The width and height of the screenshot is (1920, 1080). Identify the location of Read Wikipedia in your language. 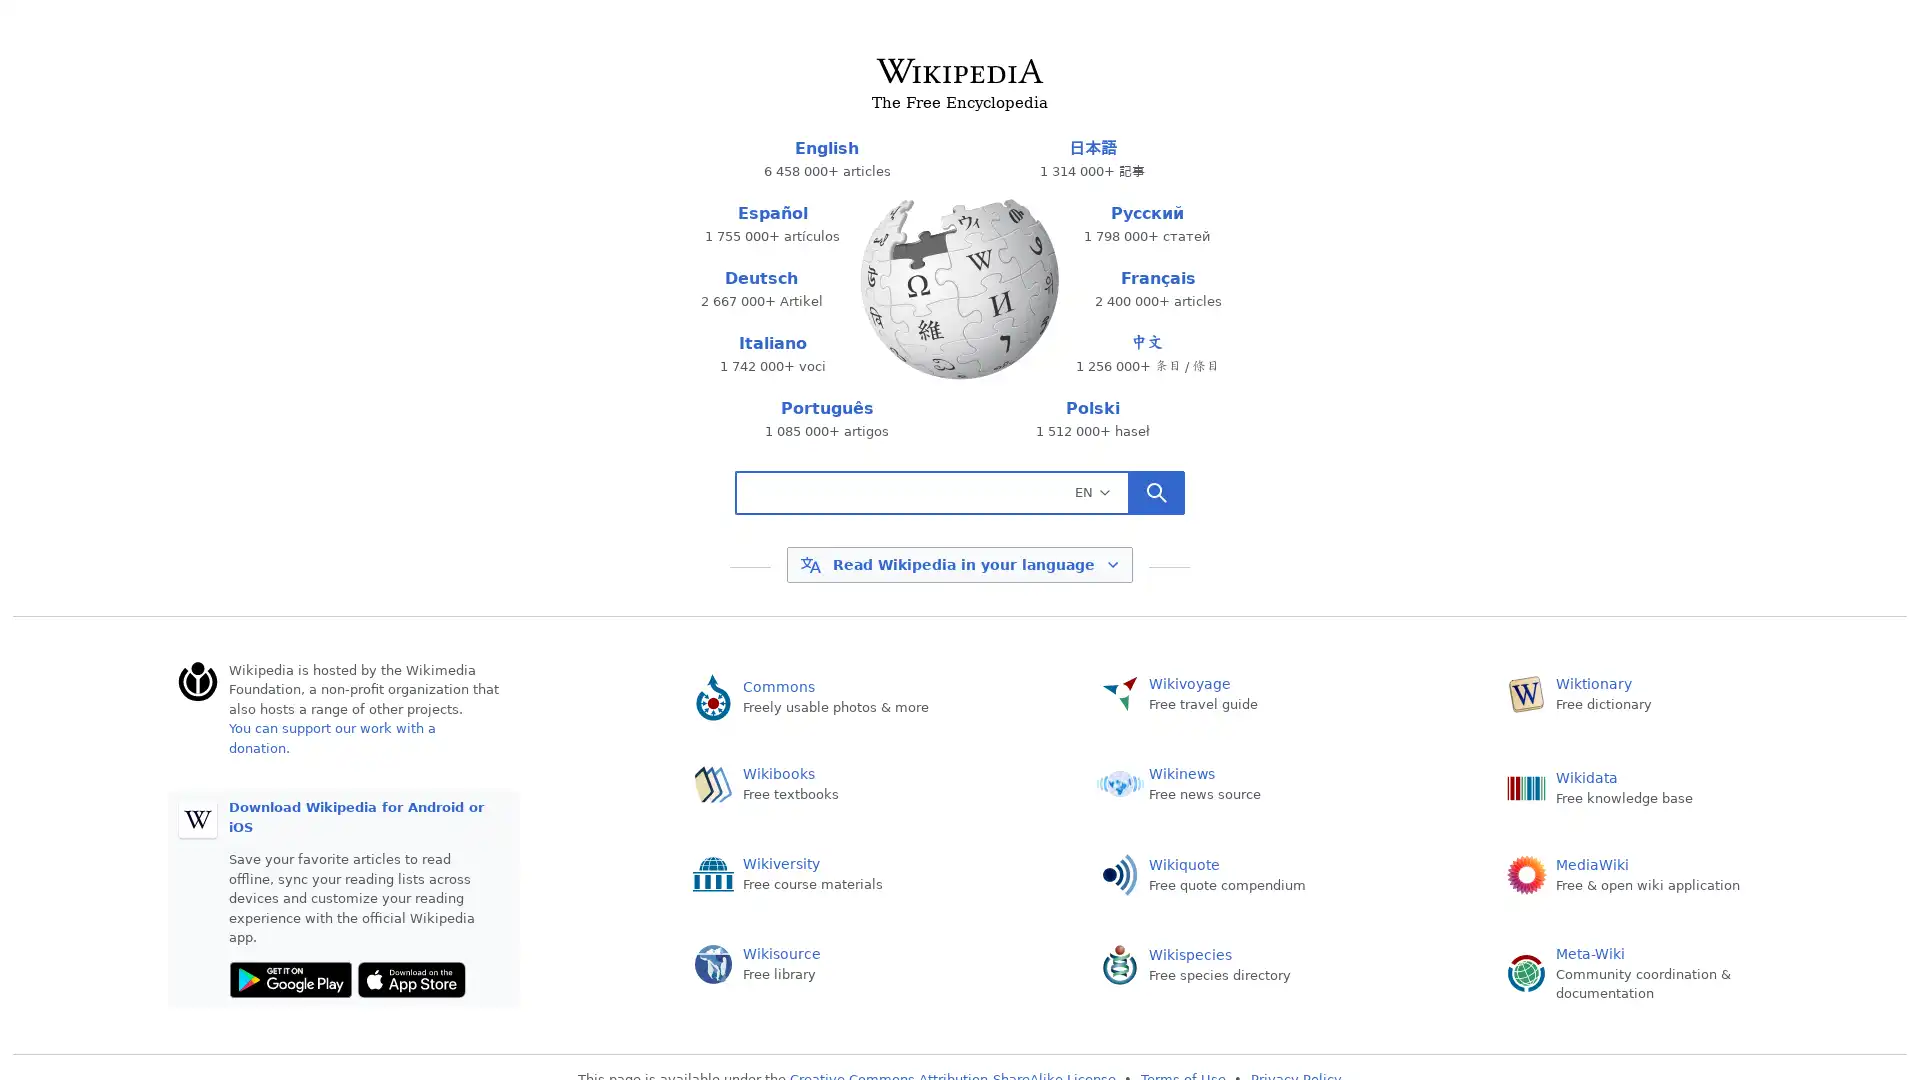
(958, 563).